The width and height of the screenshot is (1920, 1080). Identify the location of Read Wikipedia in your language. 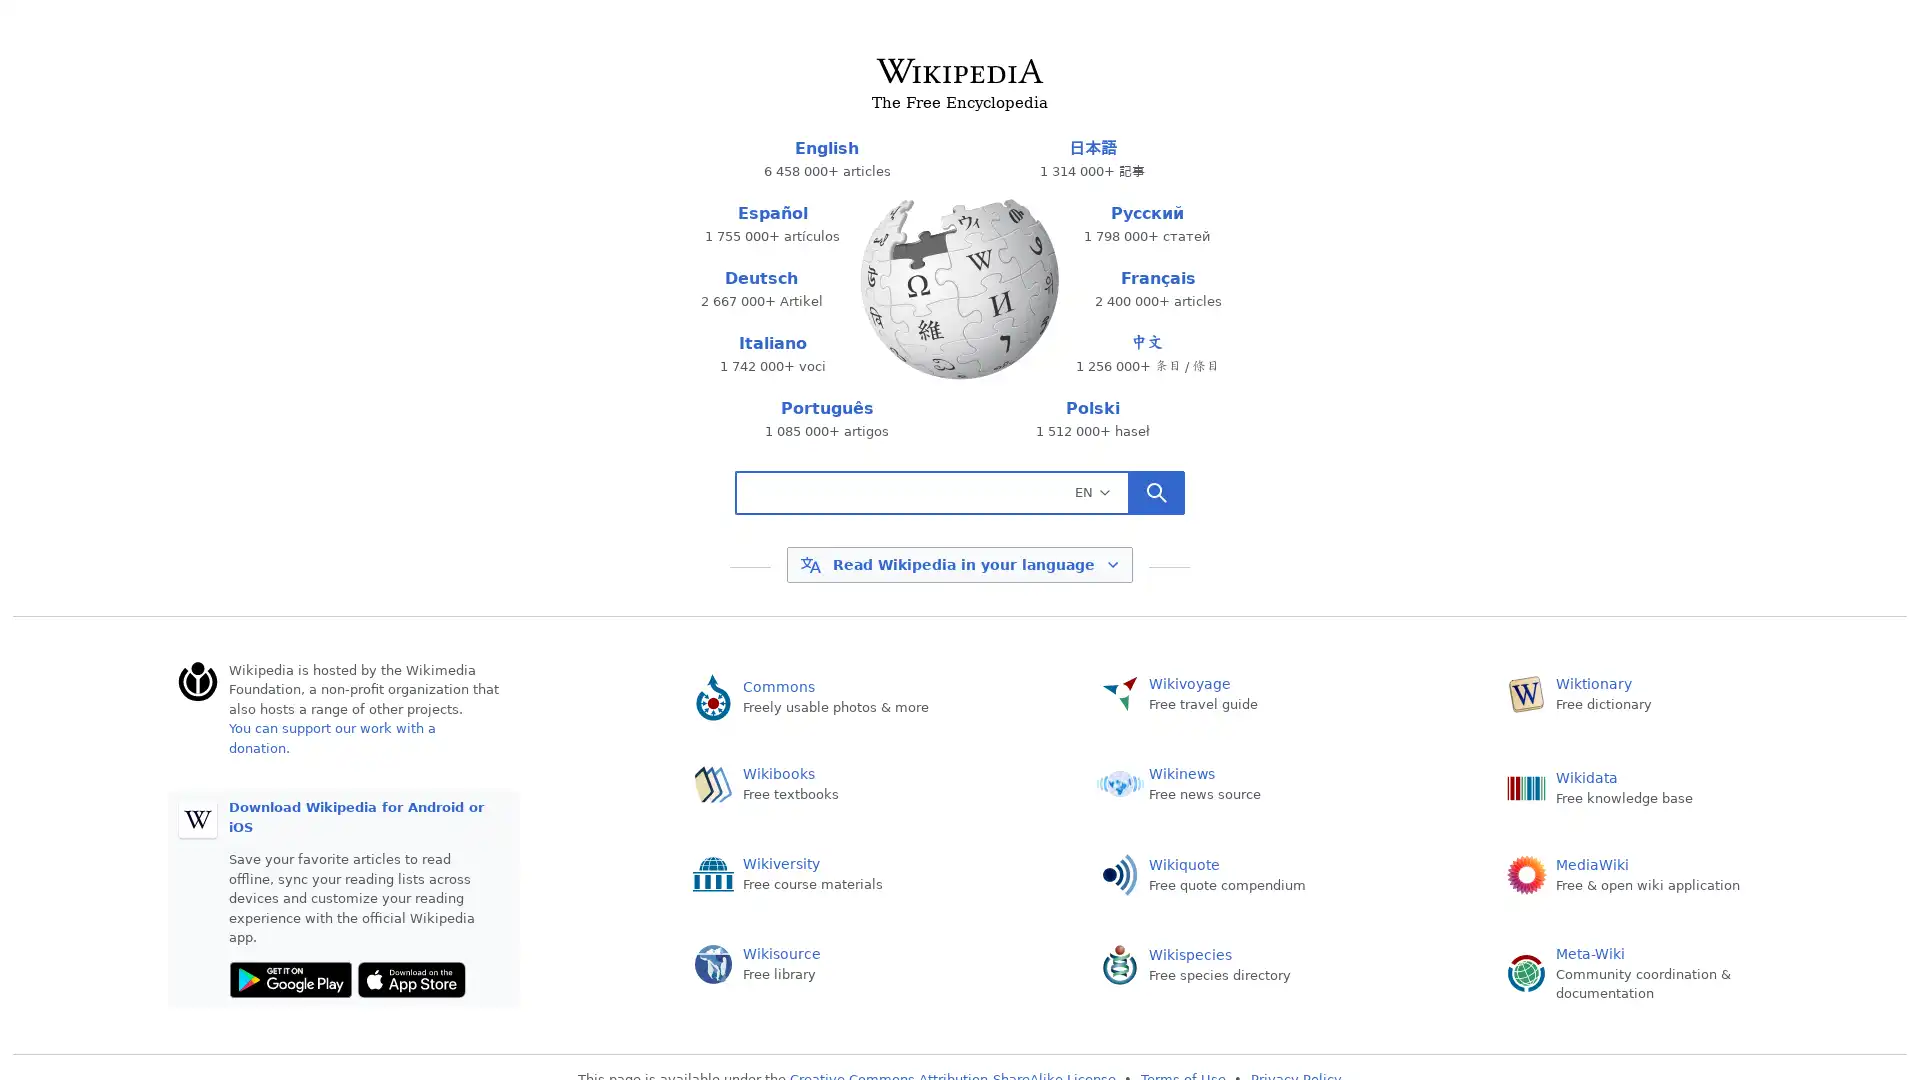
(958, 563).